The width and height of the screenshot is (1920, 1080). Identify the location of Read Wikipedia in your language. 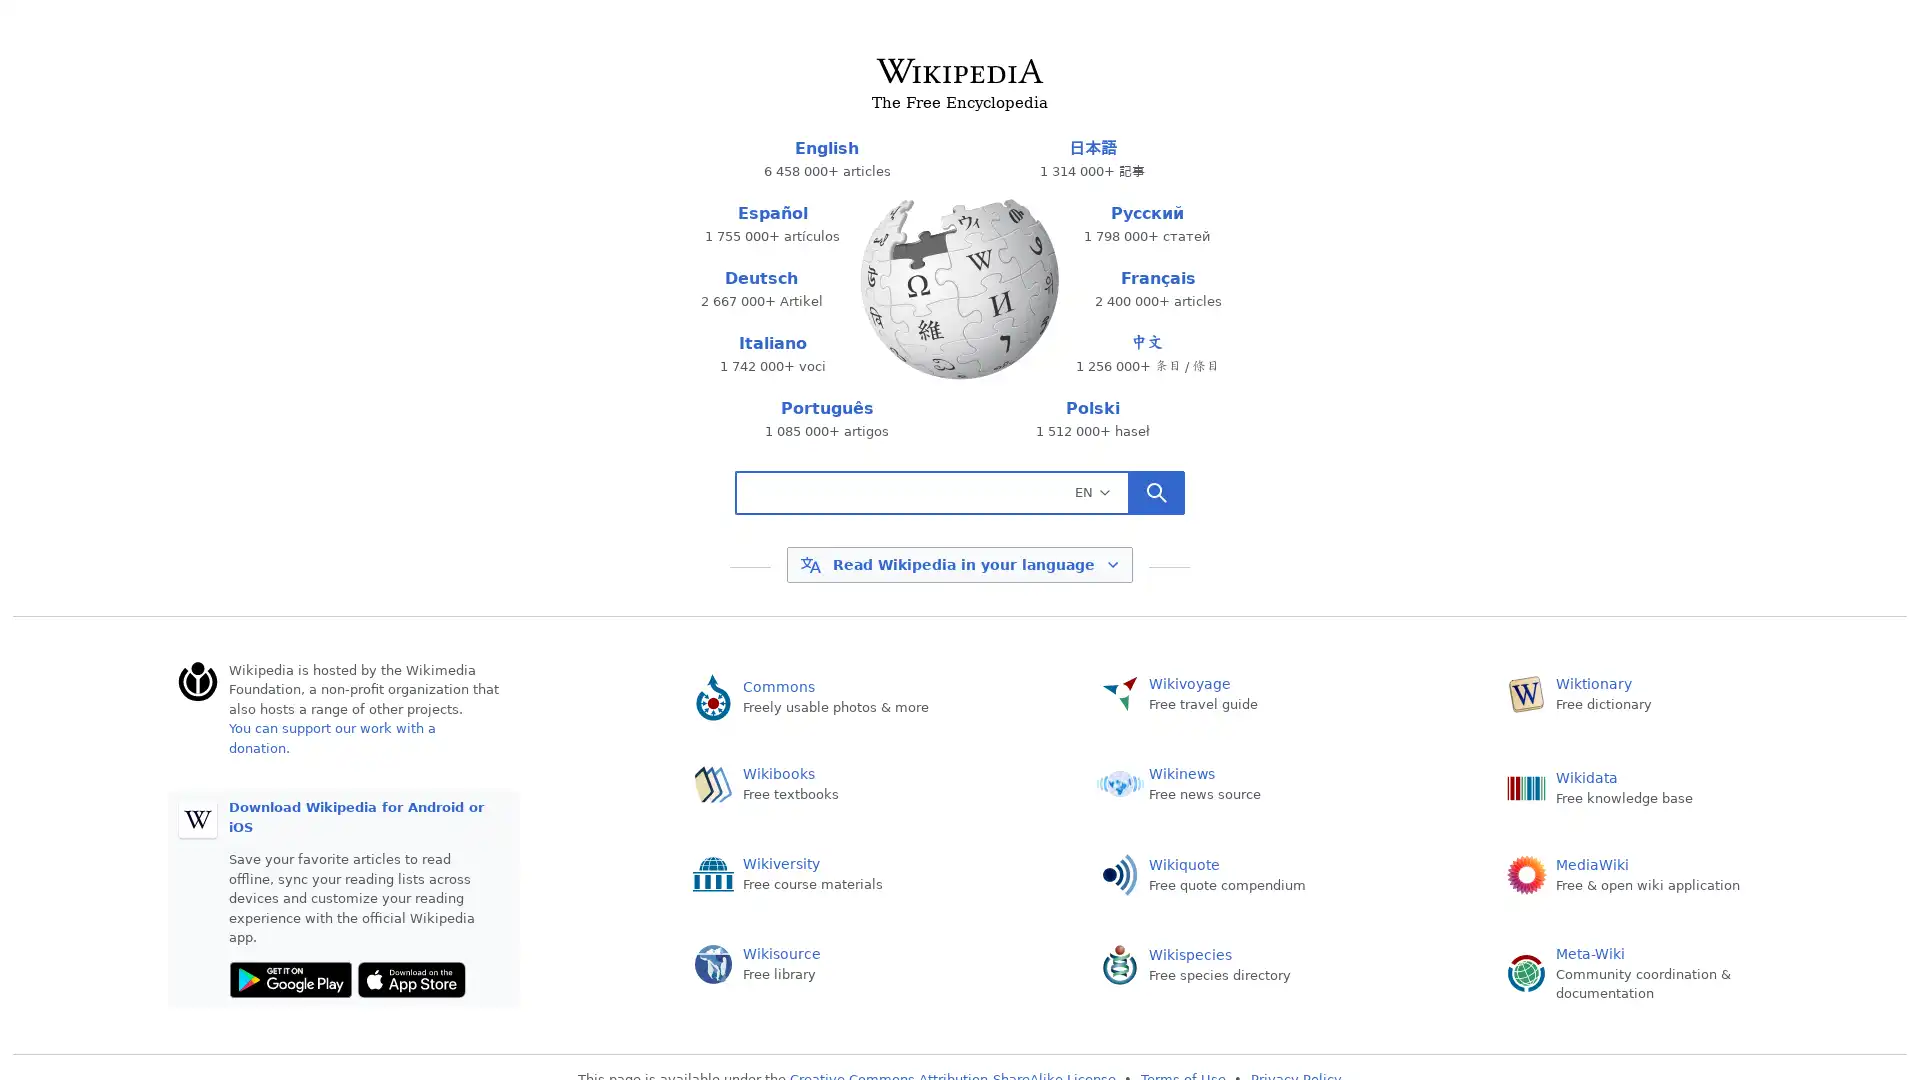
(958, 563).